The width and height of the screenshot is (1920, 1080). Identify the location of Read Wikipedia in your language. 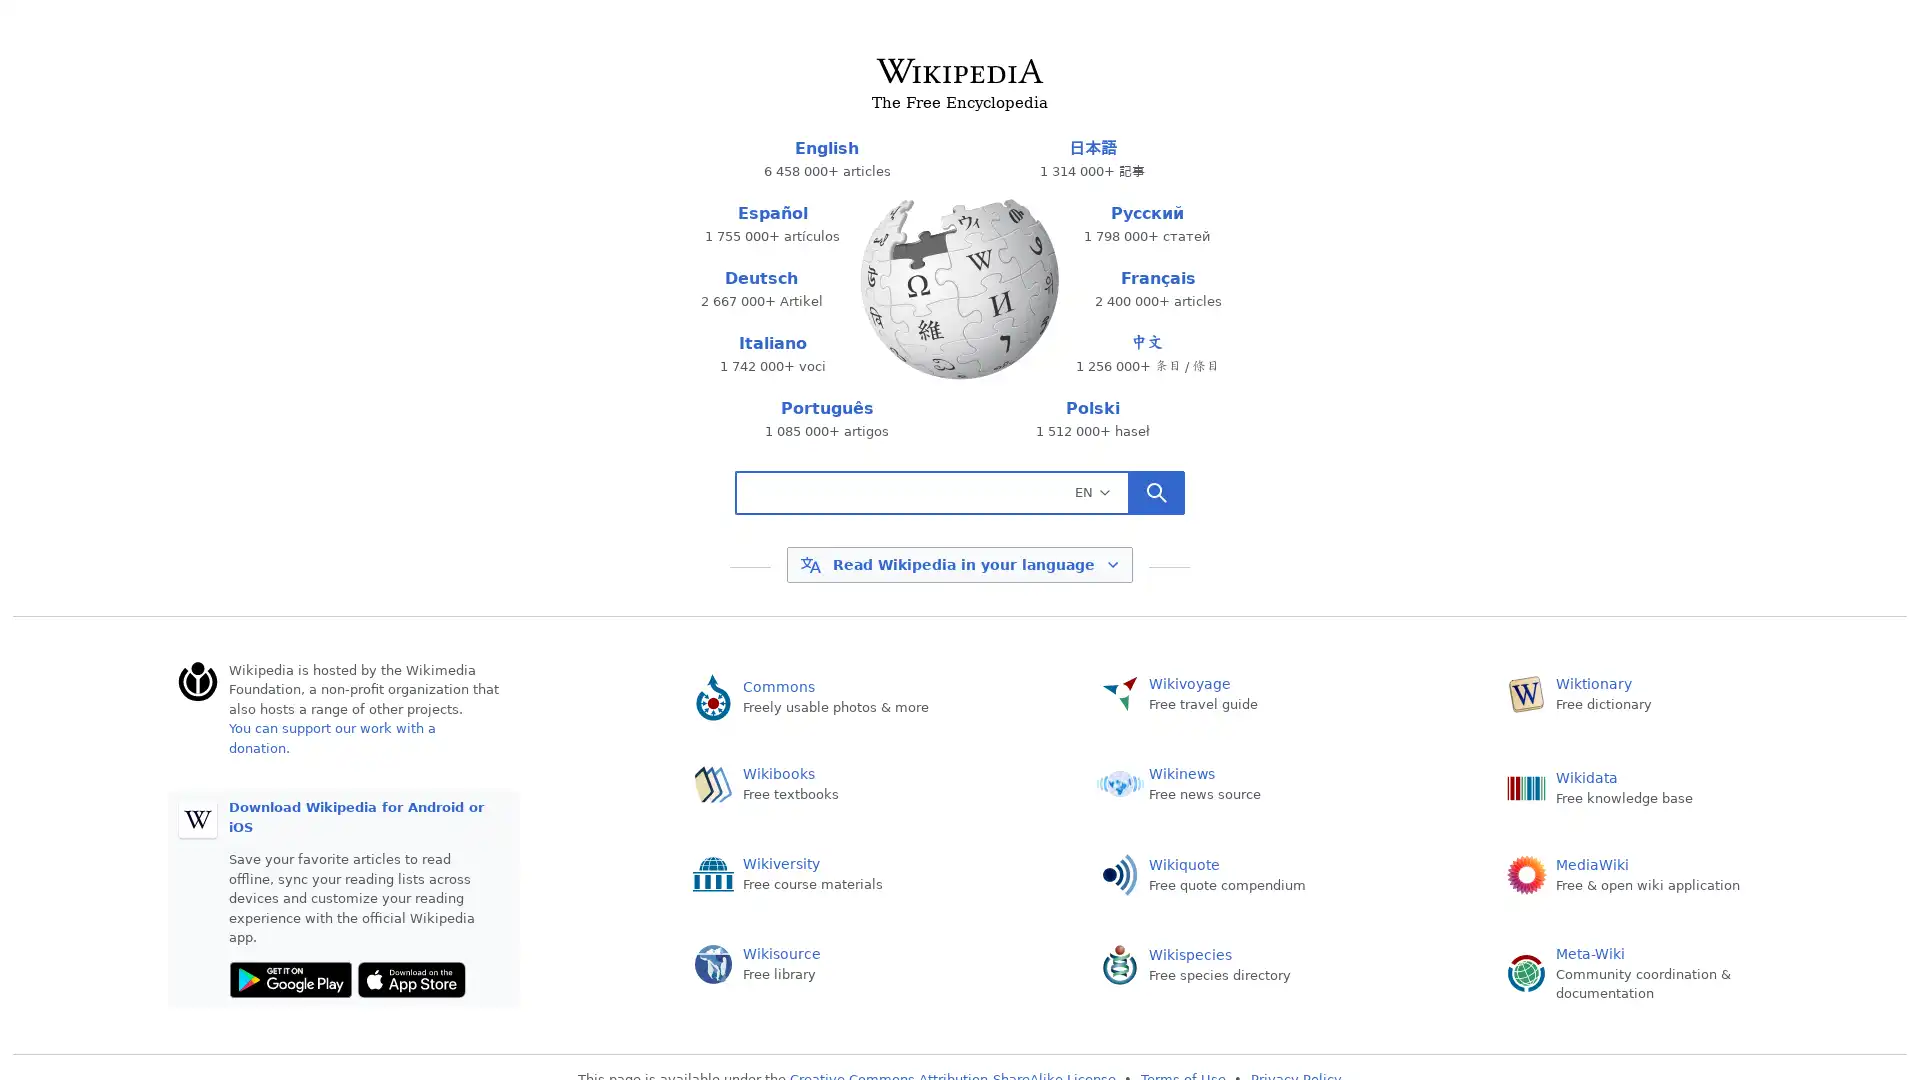
(958, 563).